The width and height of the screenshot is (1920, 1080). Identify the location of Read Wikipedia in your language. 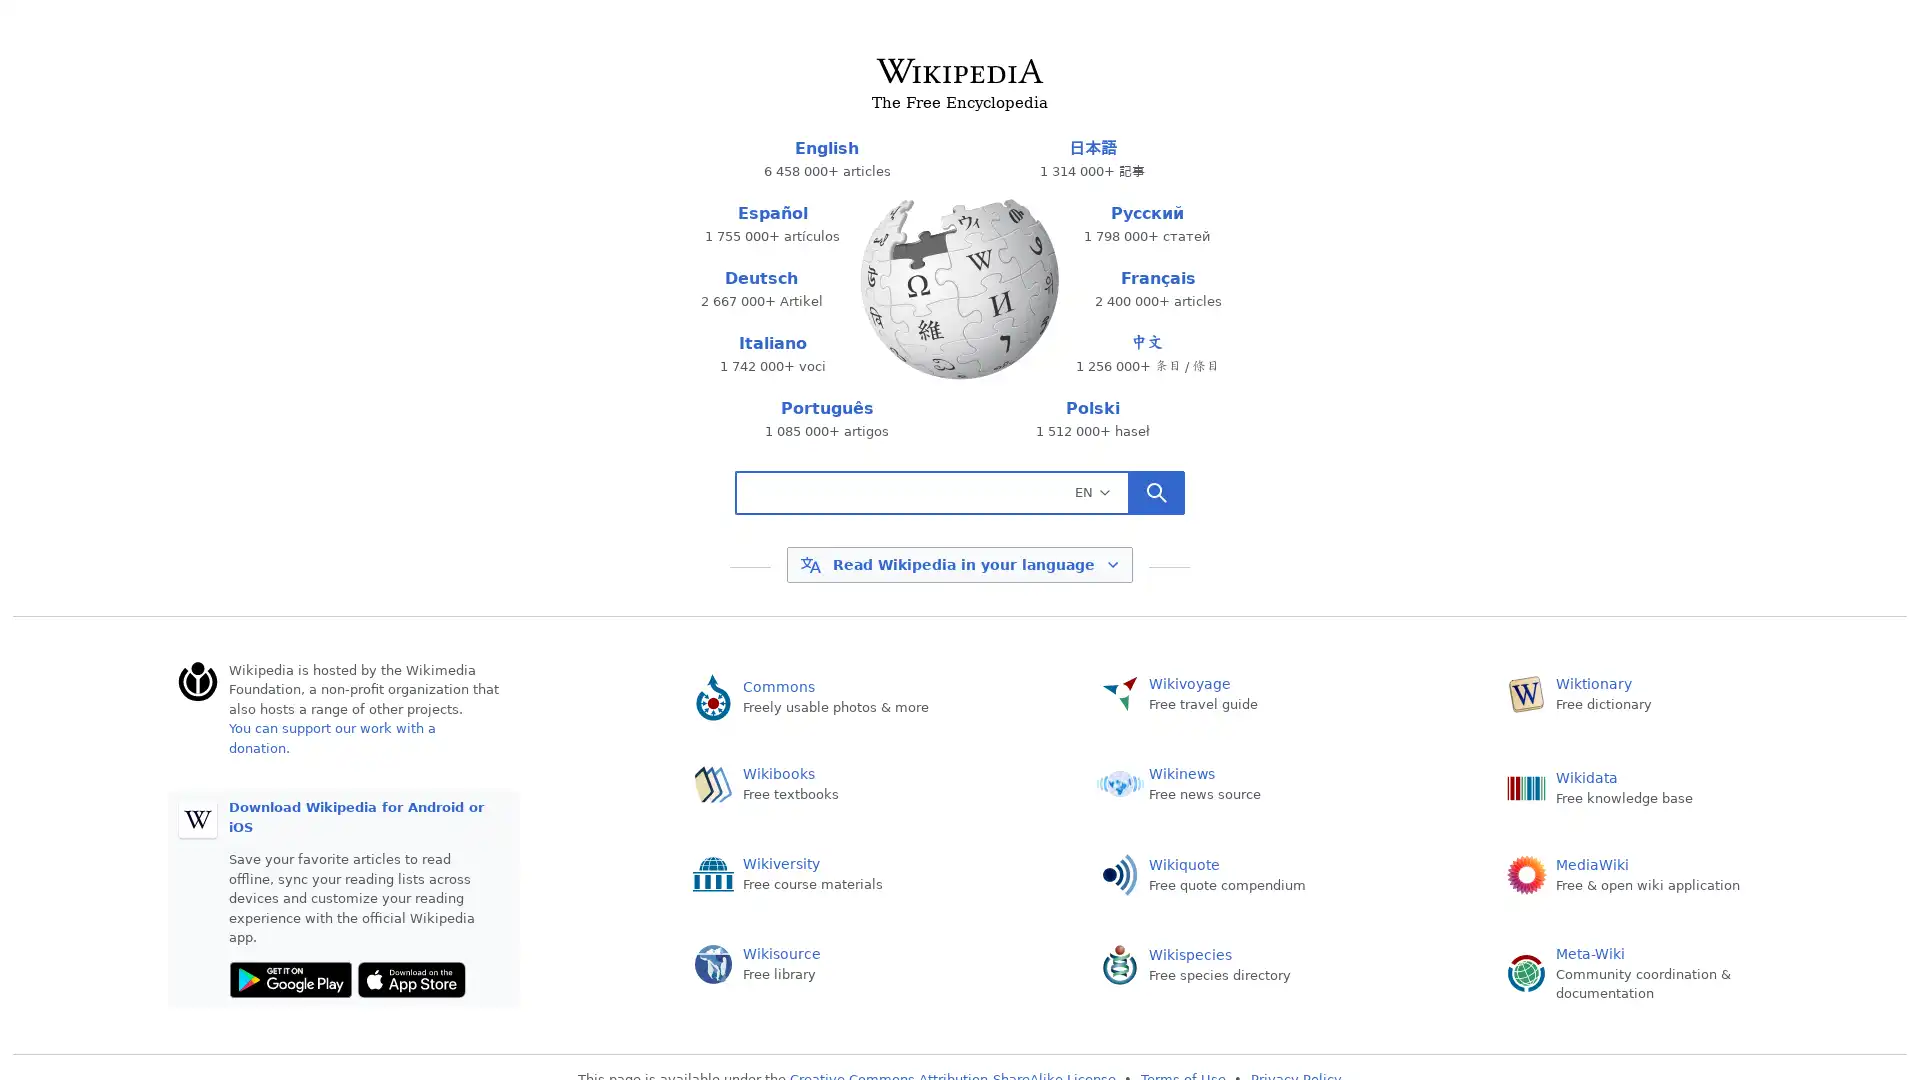
(958, 563).